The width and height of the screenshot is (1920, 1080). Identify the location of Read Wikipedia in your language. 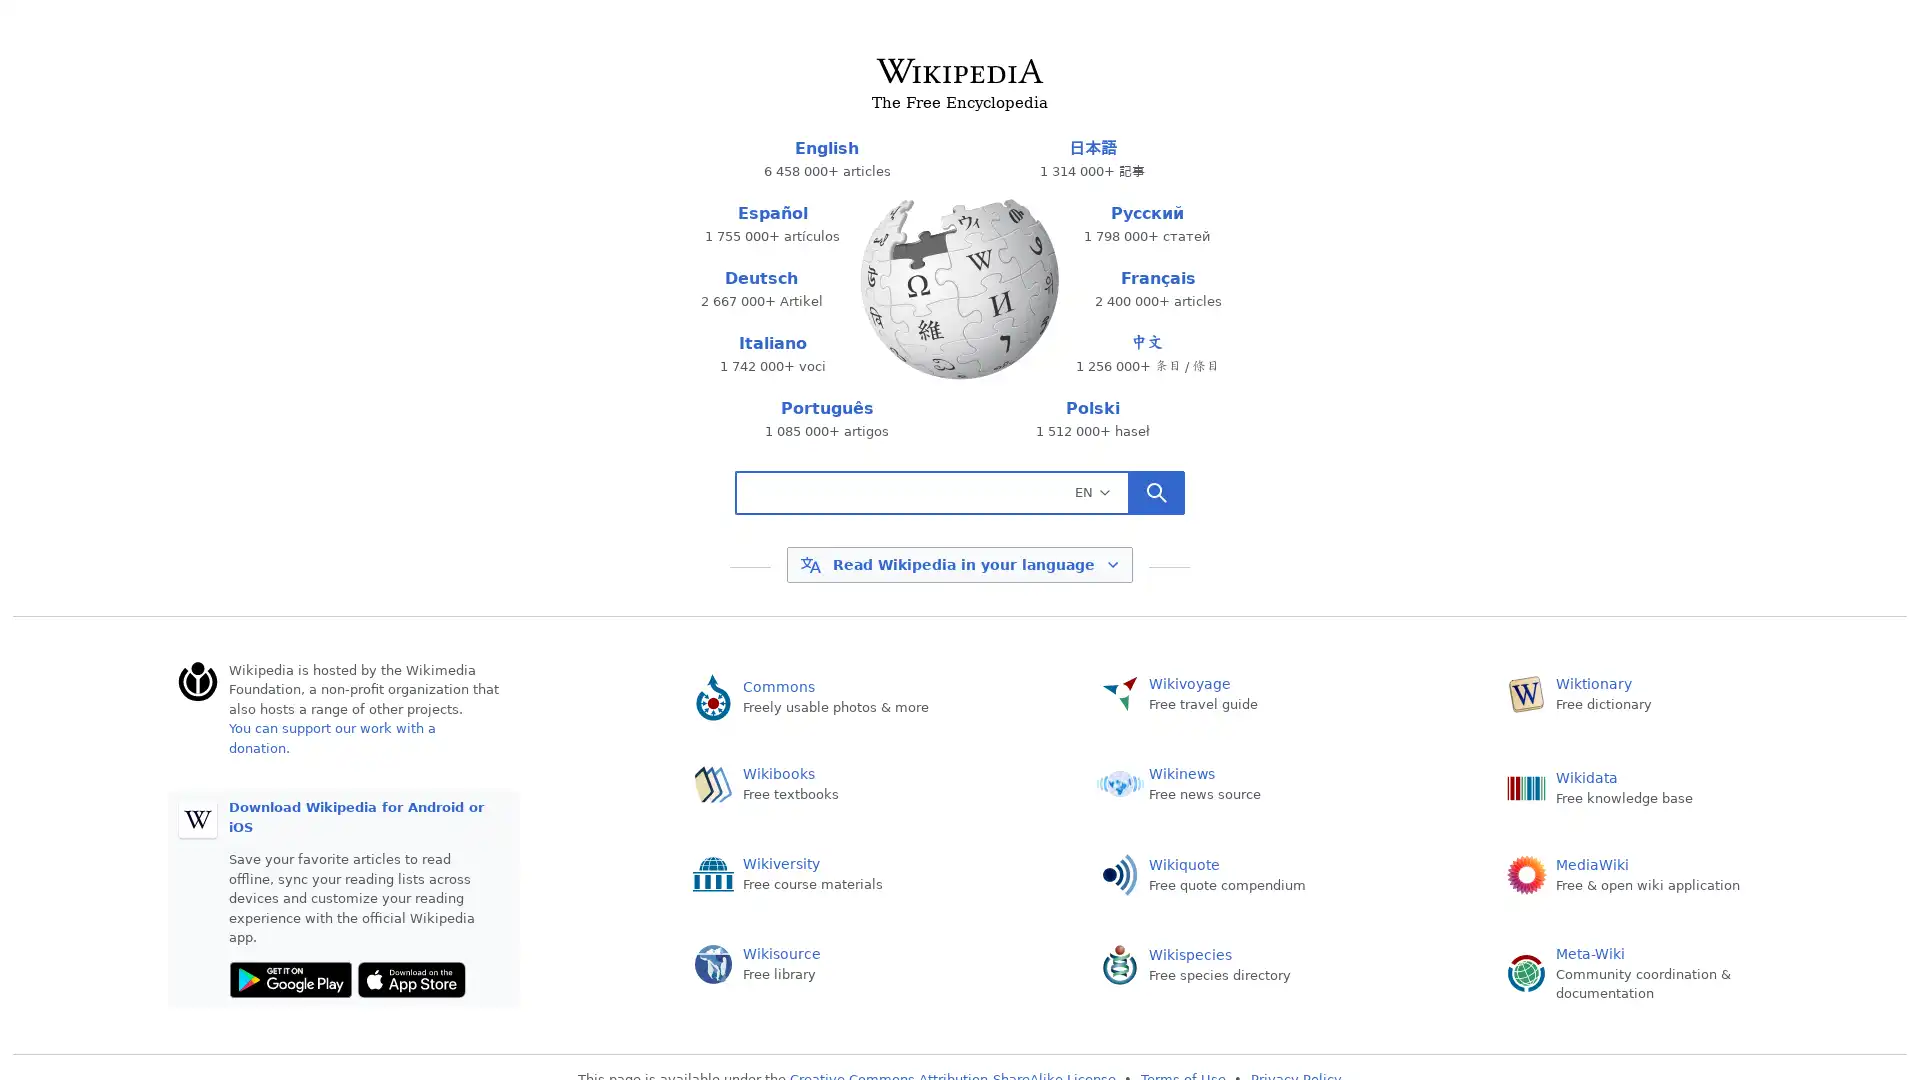
(958, 563).